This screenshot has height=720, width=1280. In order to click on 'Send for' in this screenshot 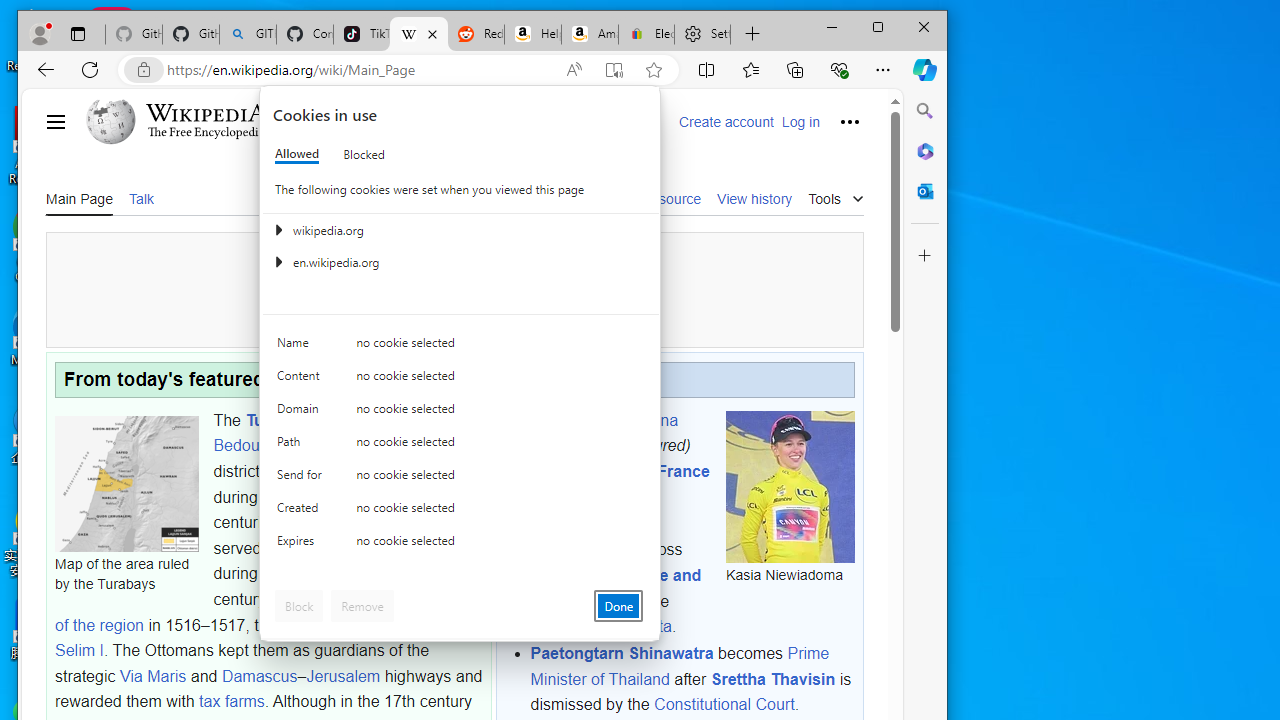, I will do `click(301, 479)`.